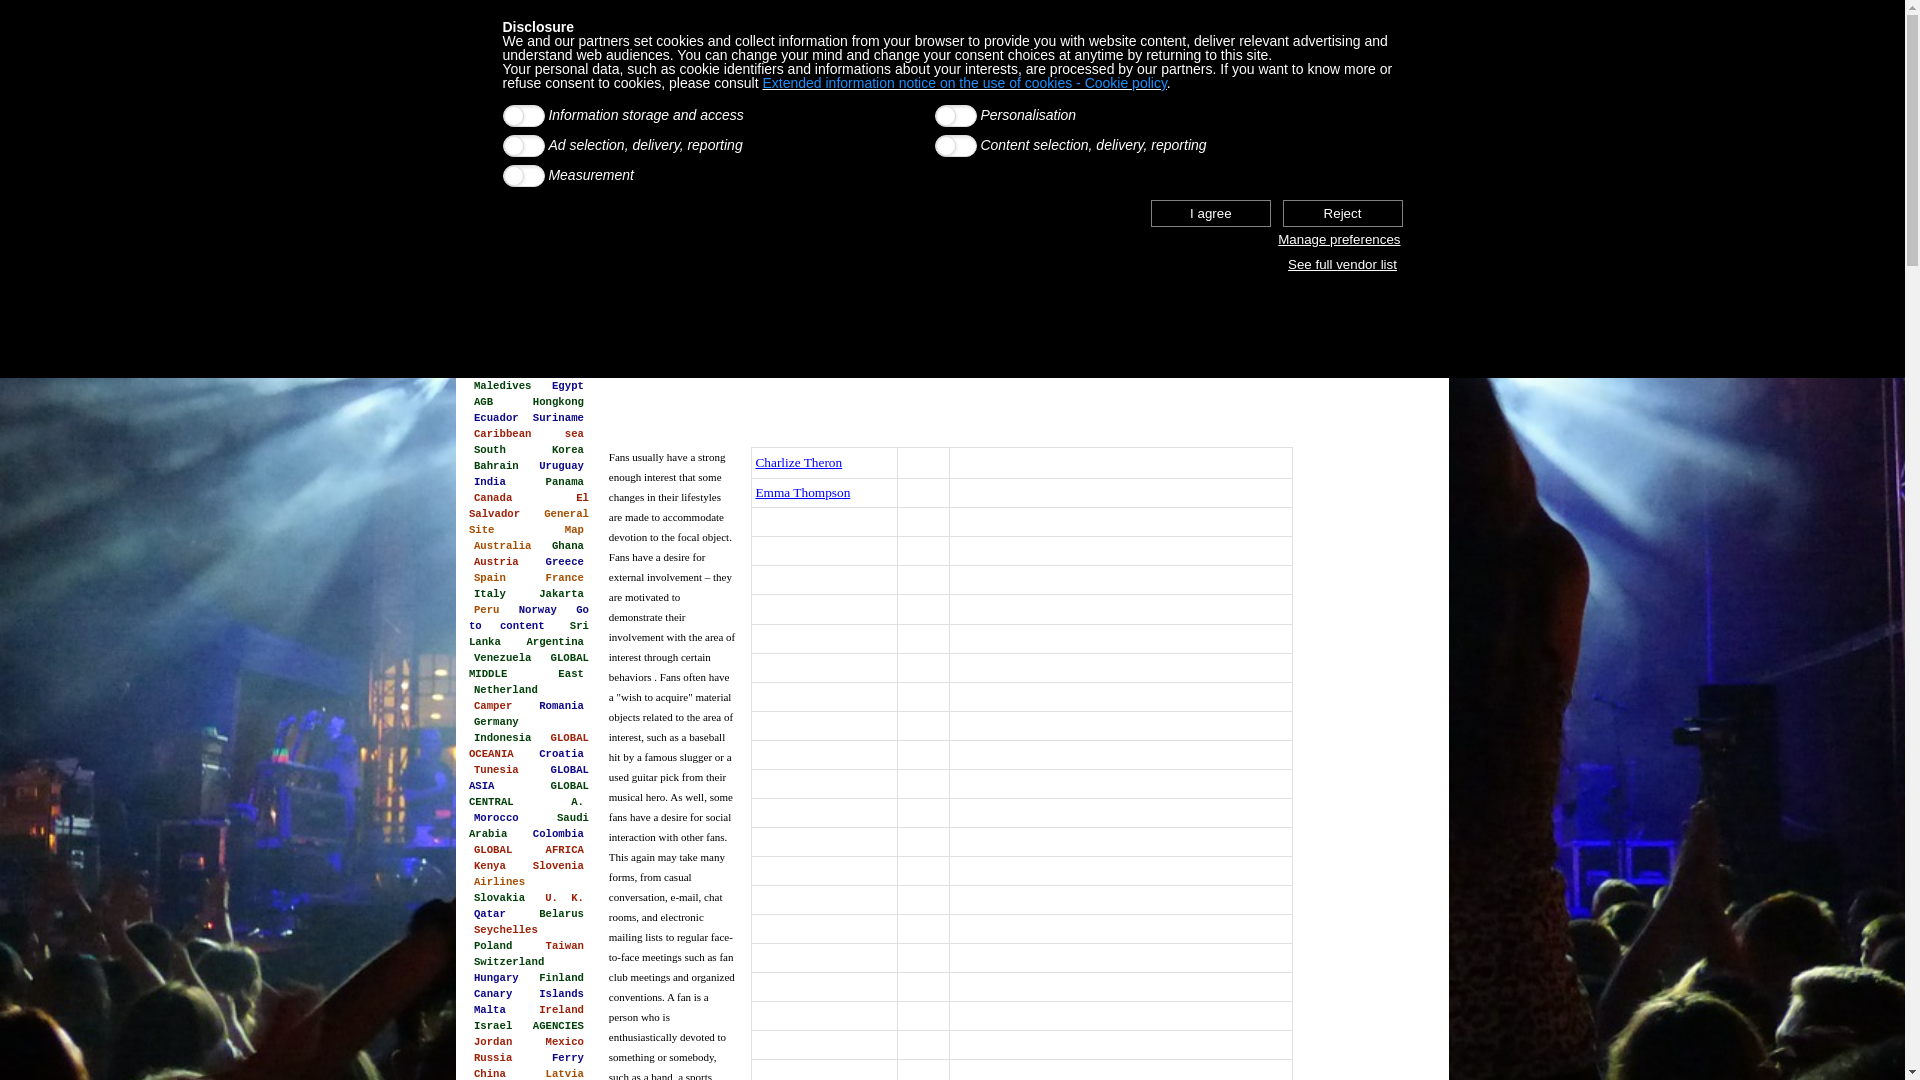 This screenshot has width=1920, height=1080. Describe the element at coordinates (469, 881) in the screenshot. I see `'Airlines'` at that location.